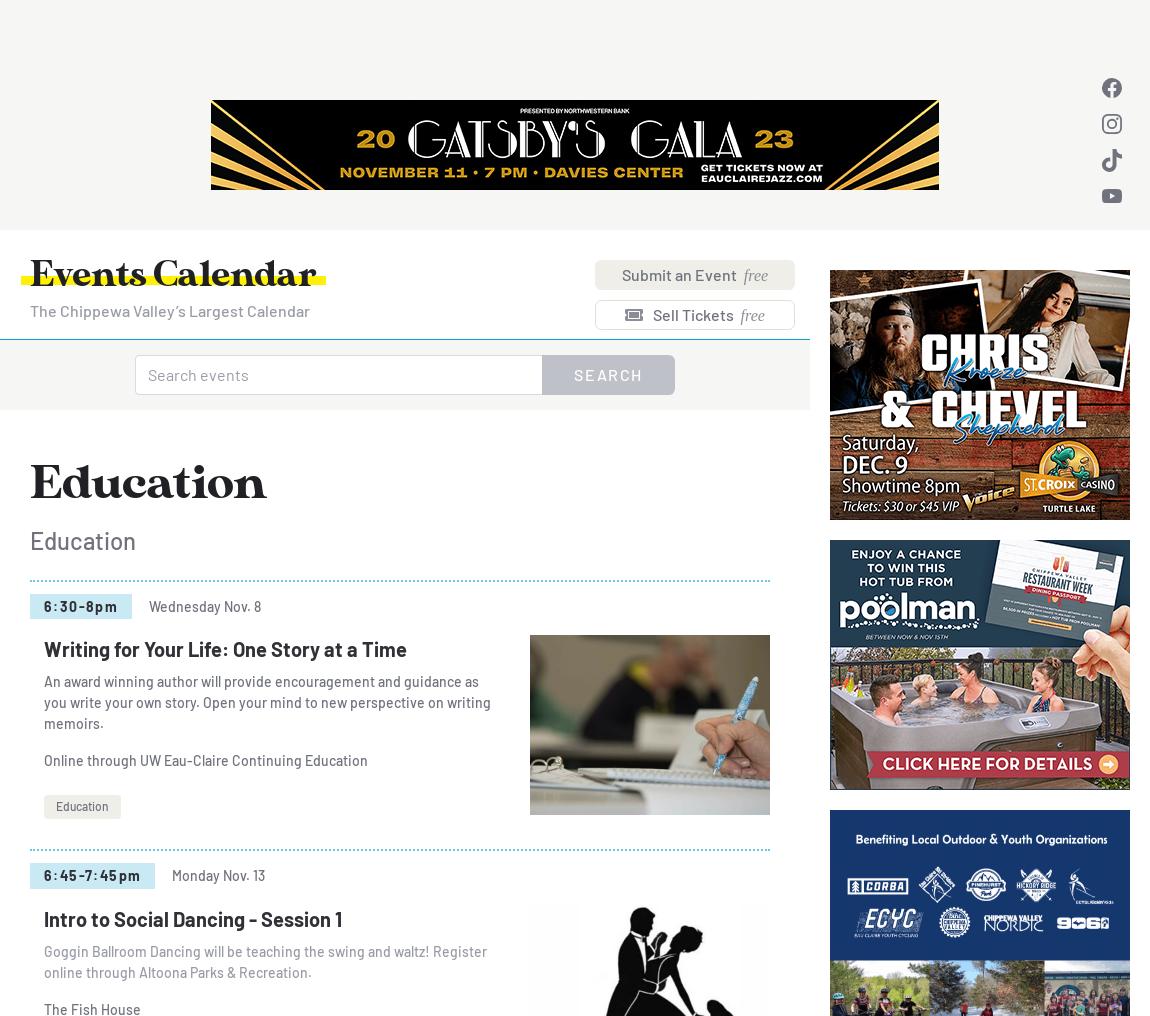 This screenshot has height=1016, width=1150. I want to click on 'Monday Nov. 13', so click(217, 875).